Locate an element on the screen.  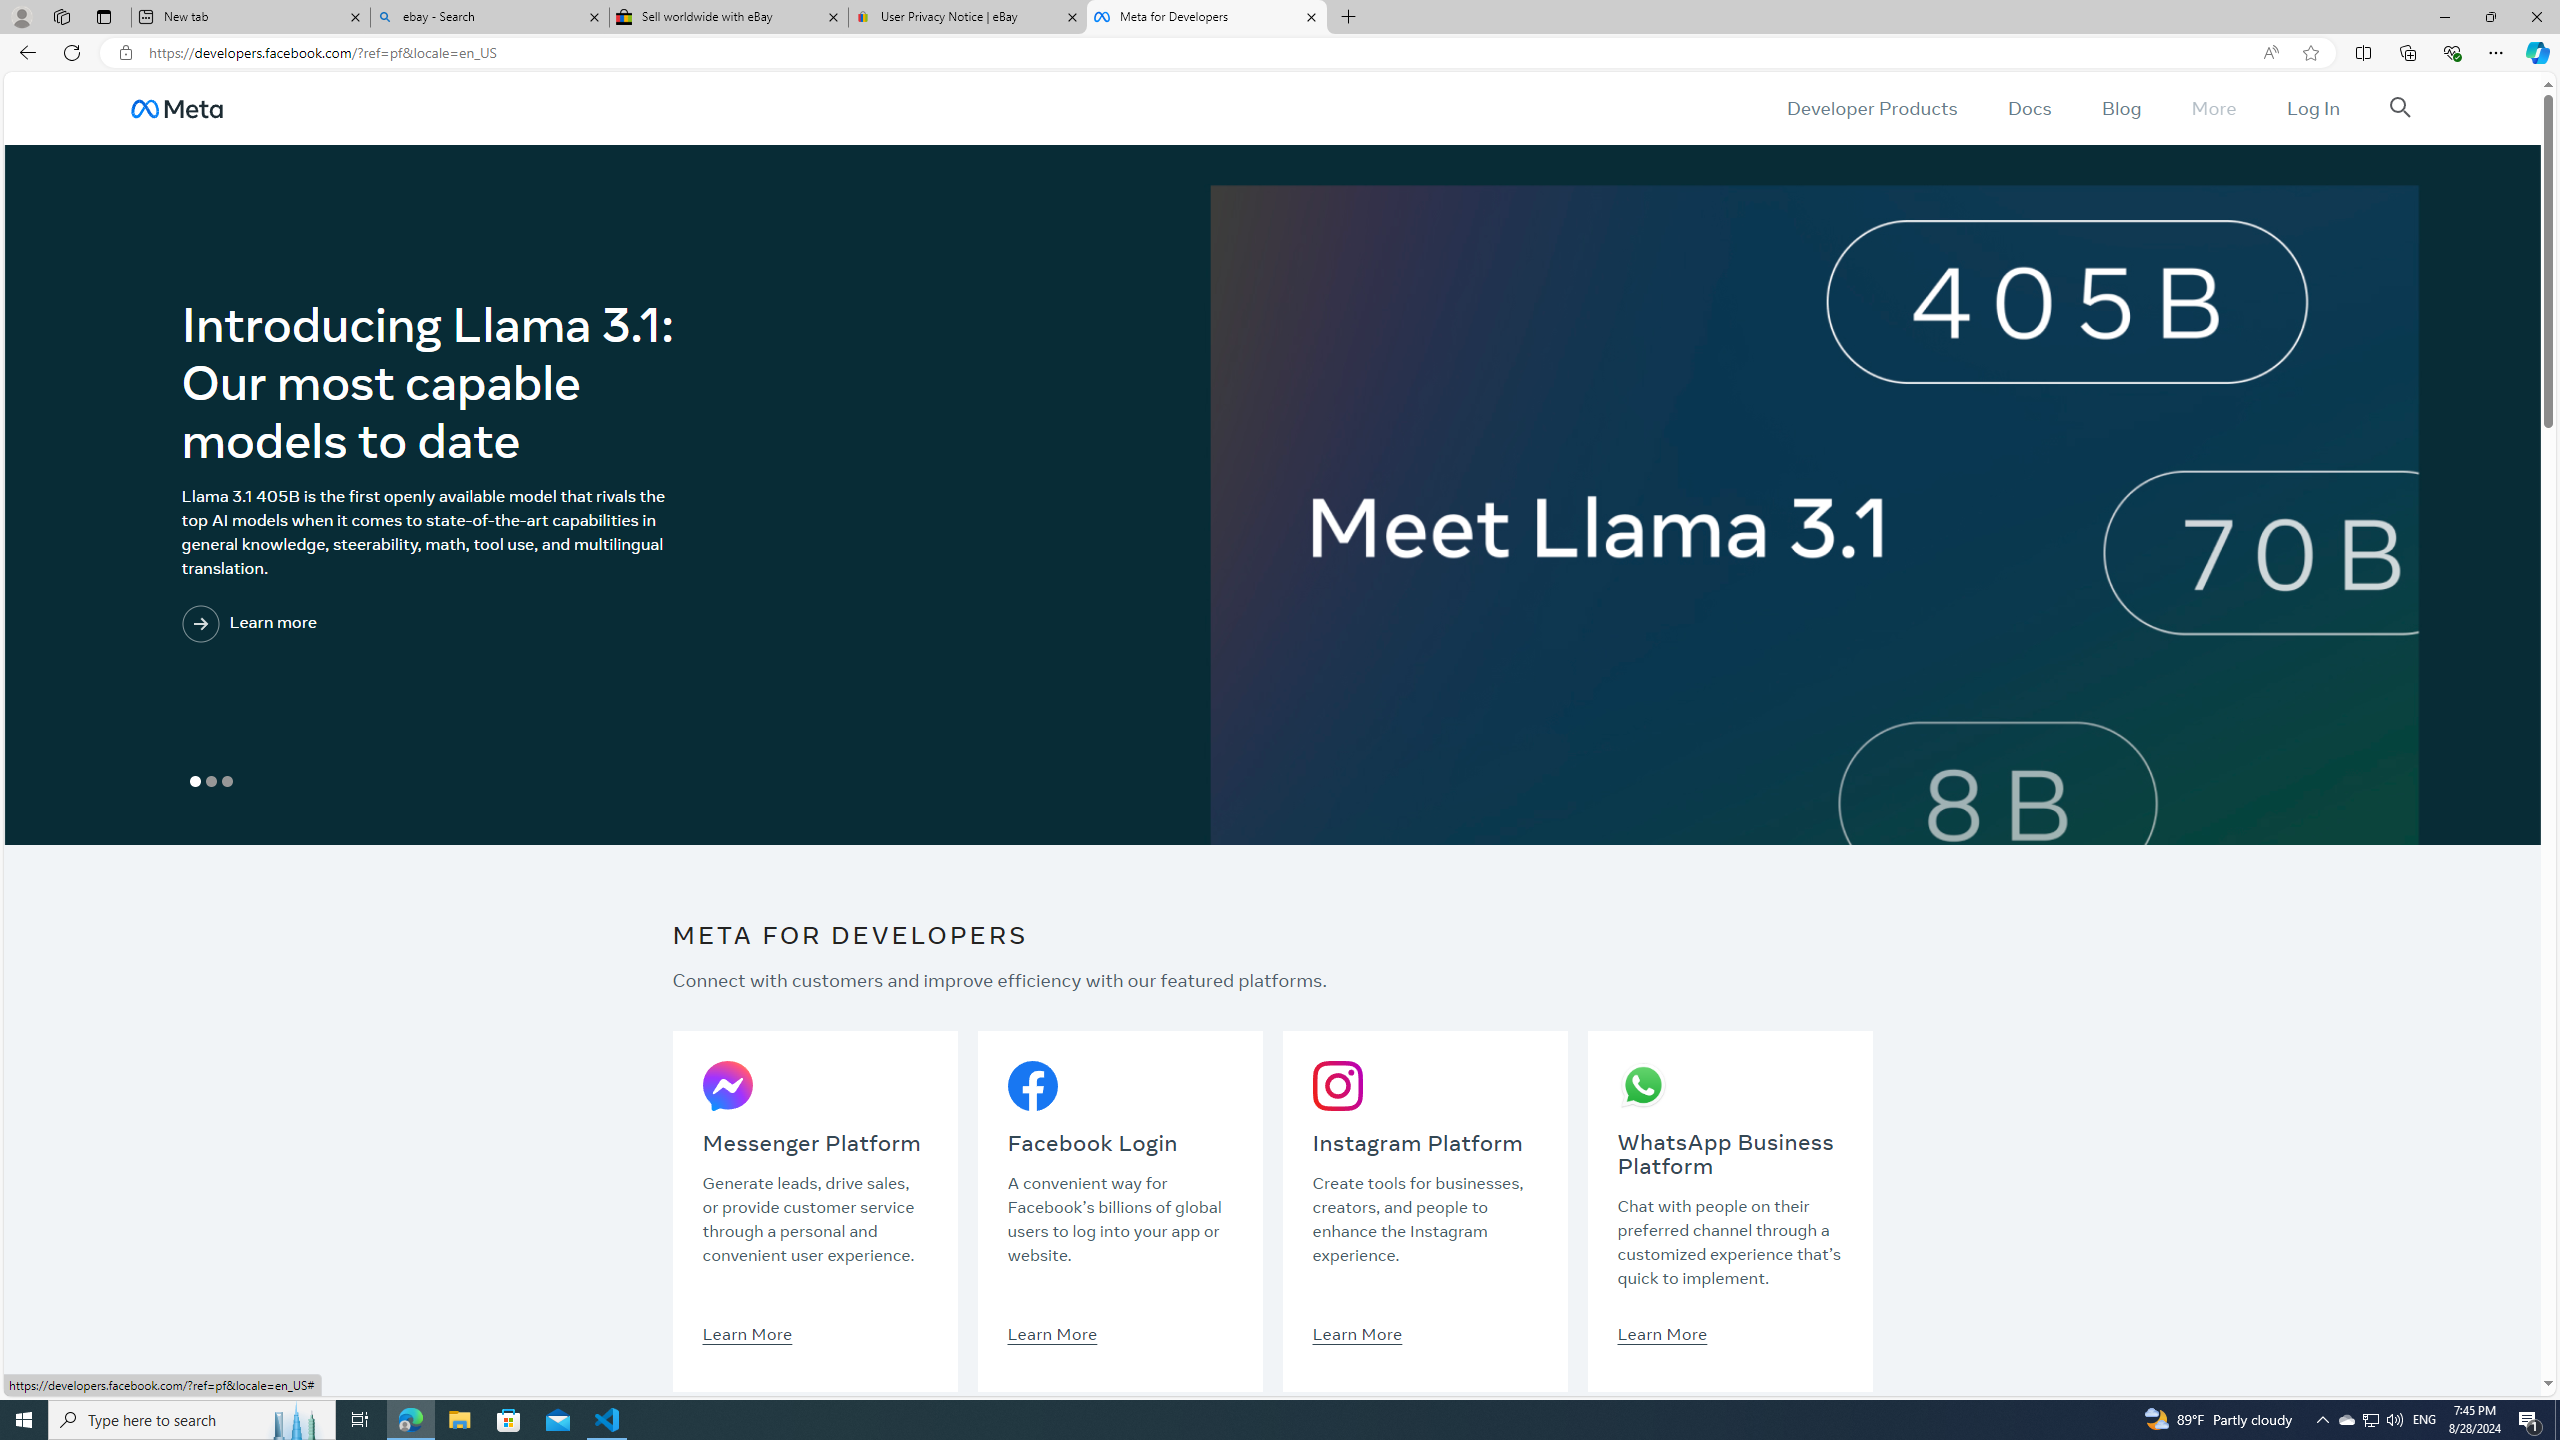
'Log In' is located at coordinates (2311, 107).